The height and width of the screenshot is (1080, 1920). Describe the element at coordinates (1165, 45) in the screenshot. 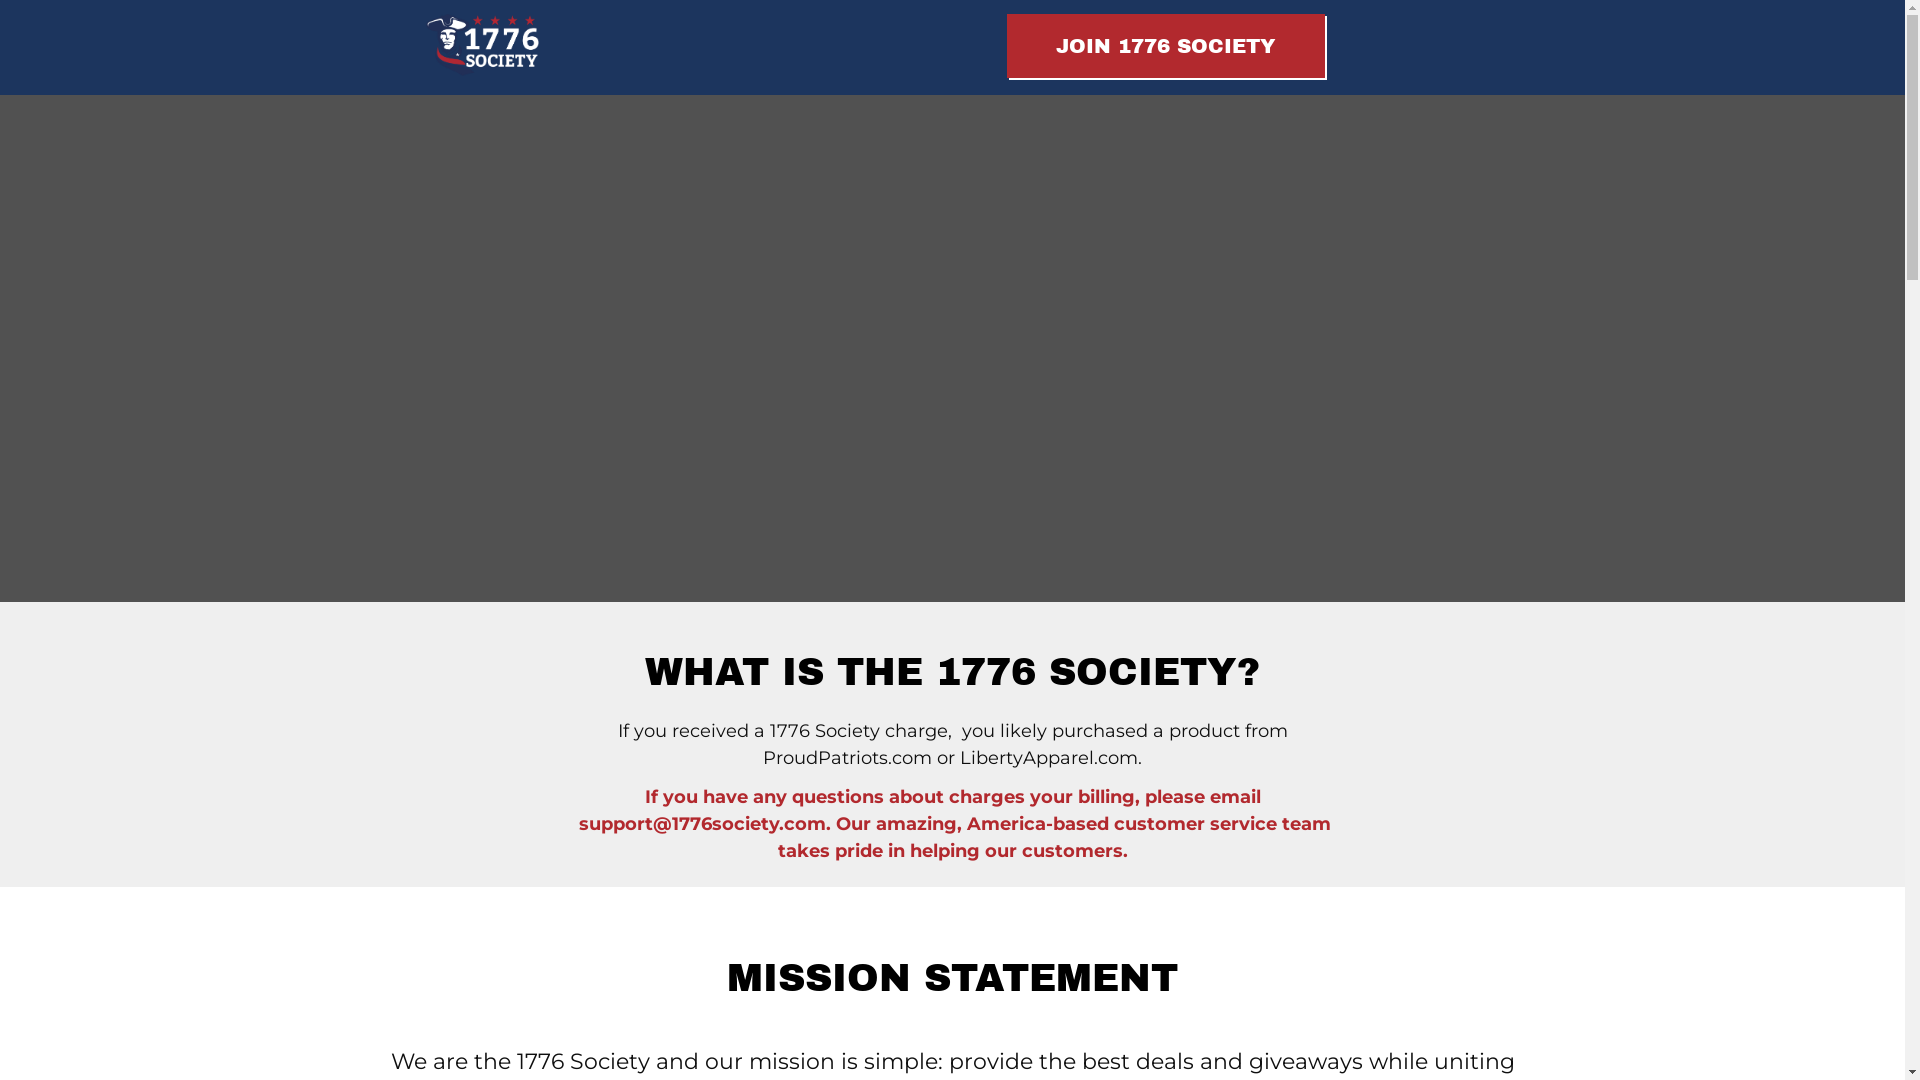

I see `'JOIN 1776 SOCIETY'` at that location.